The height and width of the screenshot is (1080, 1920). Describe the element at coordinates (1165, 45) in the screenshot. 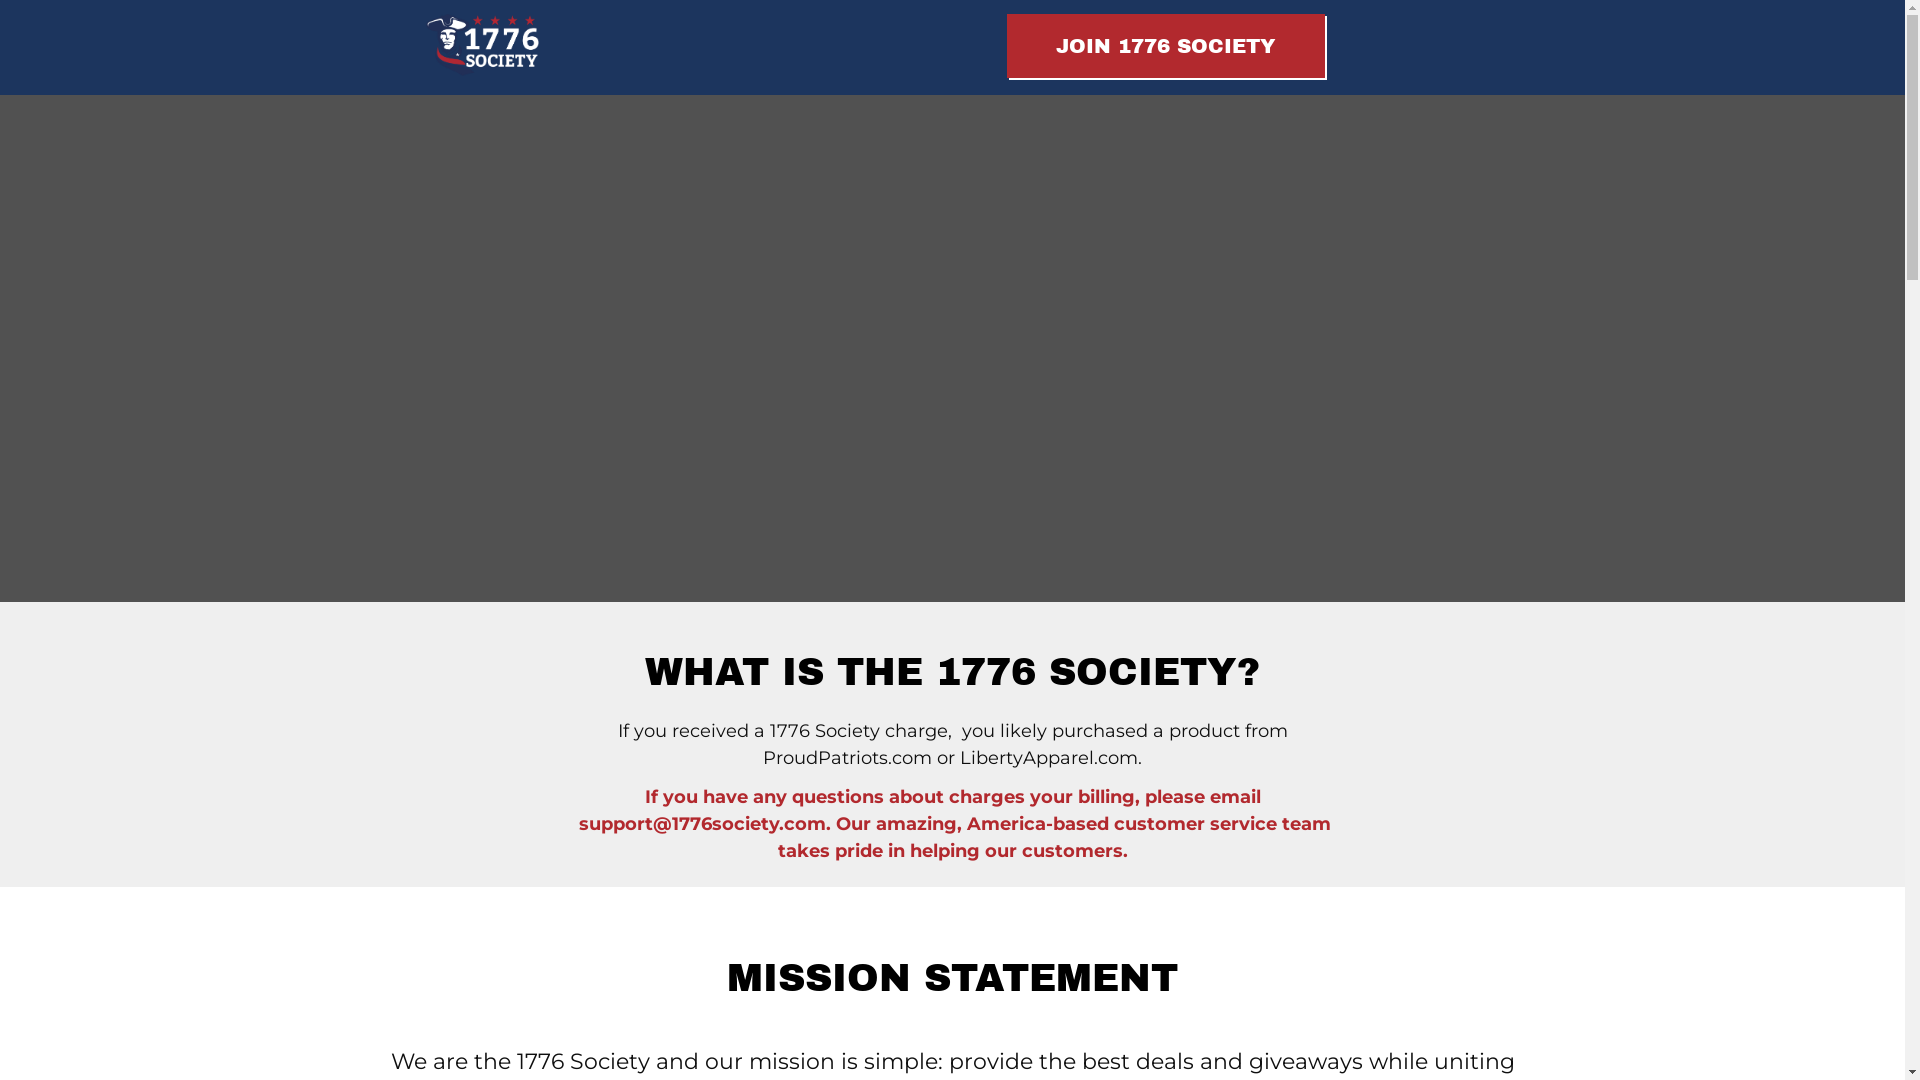

I see `'JOIN 1776 SOCIETY'` at that location.